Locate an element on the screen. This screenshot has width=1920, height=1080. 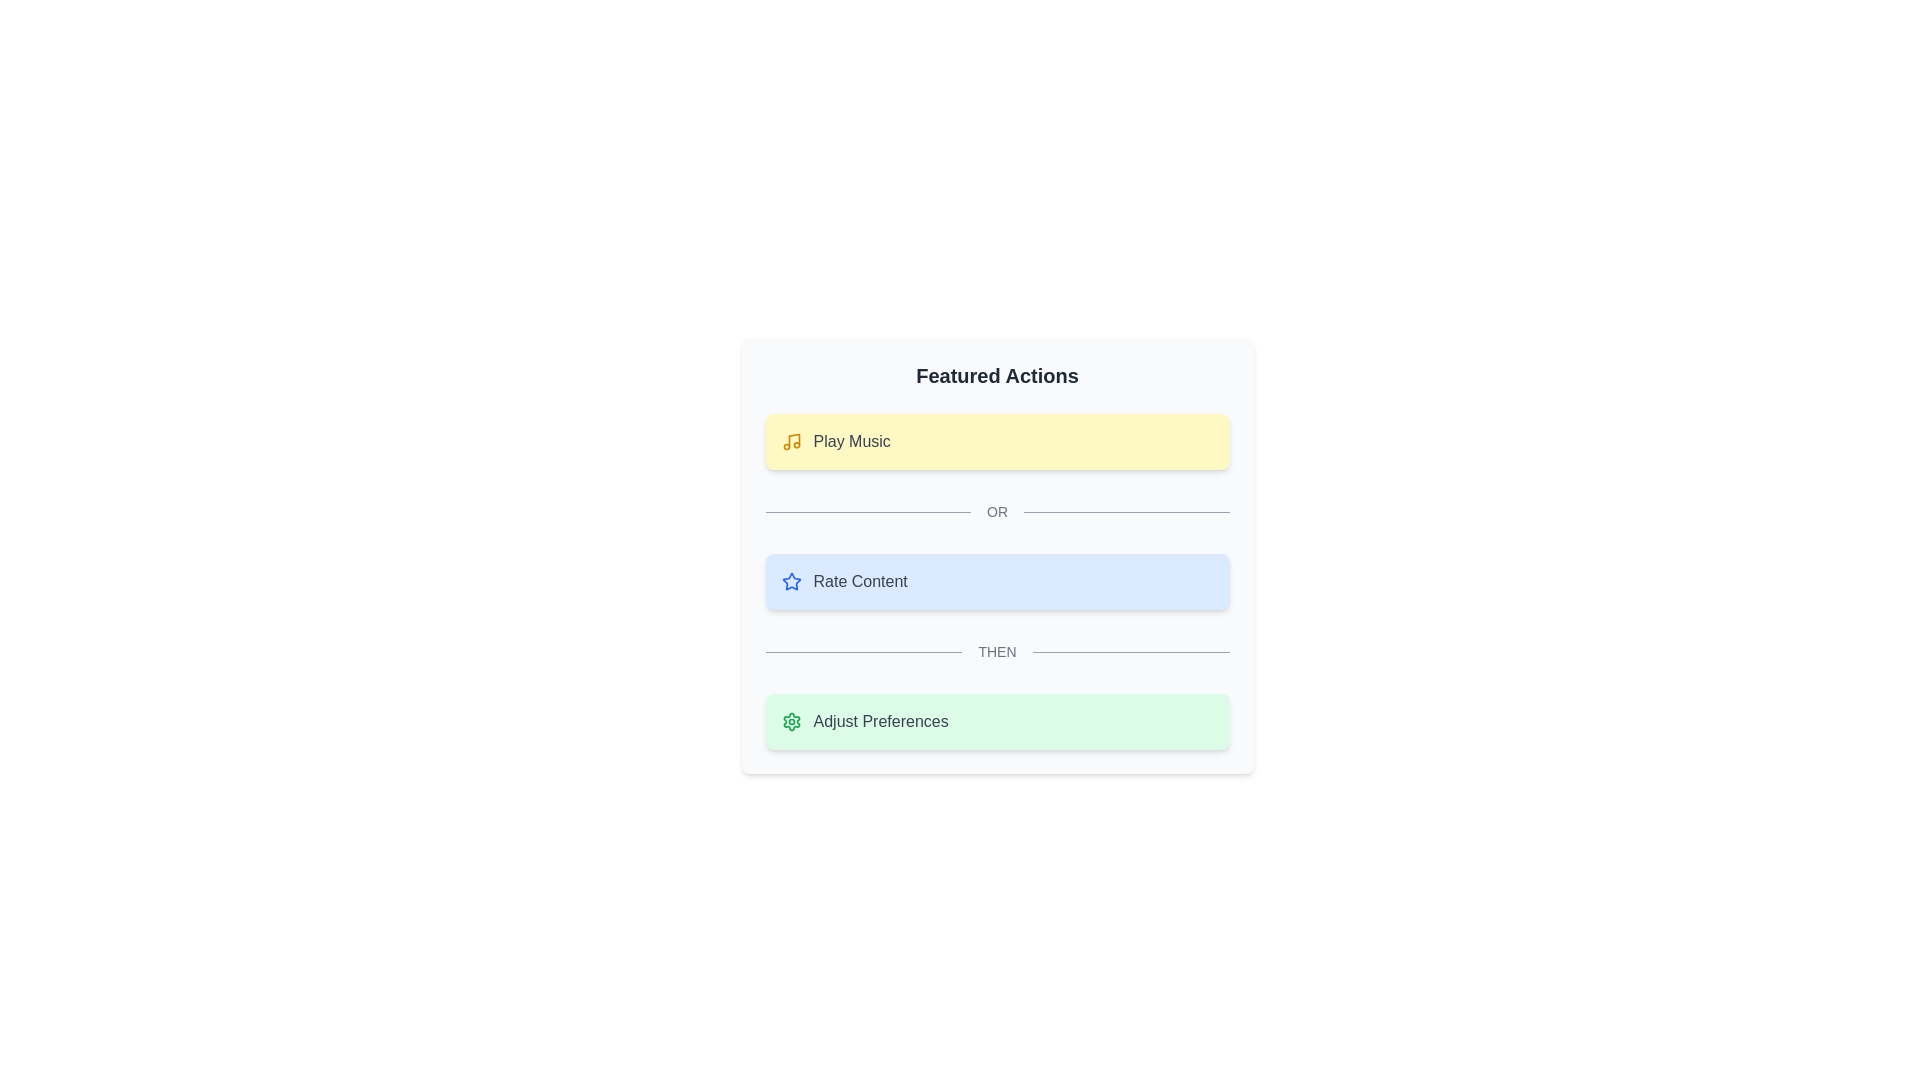
text label displaying the word 'OR' in a gray font, positioned between the 'Play Music' button and the 'Rate Content' button is located at coordinates (997, 511).